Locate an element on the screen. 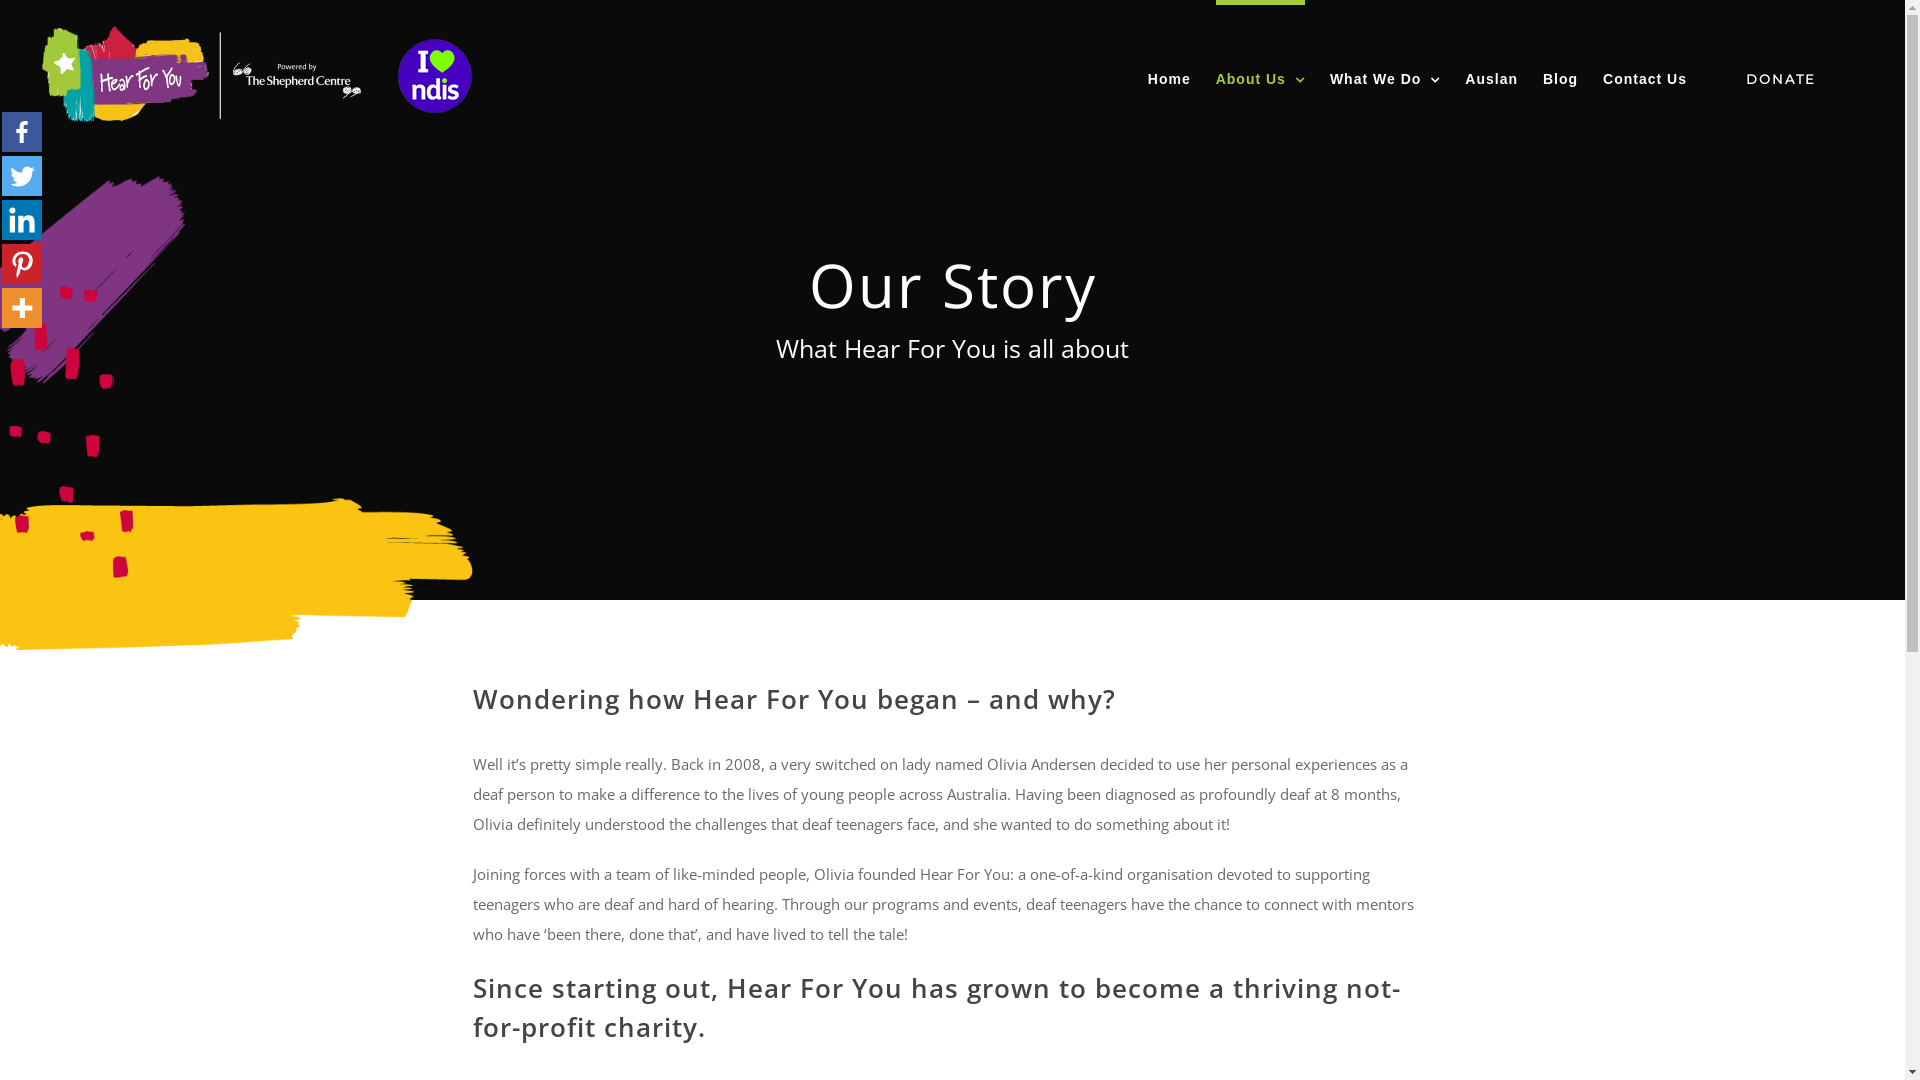  'More' is located at coordinates (1, 308).